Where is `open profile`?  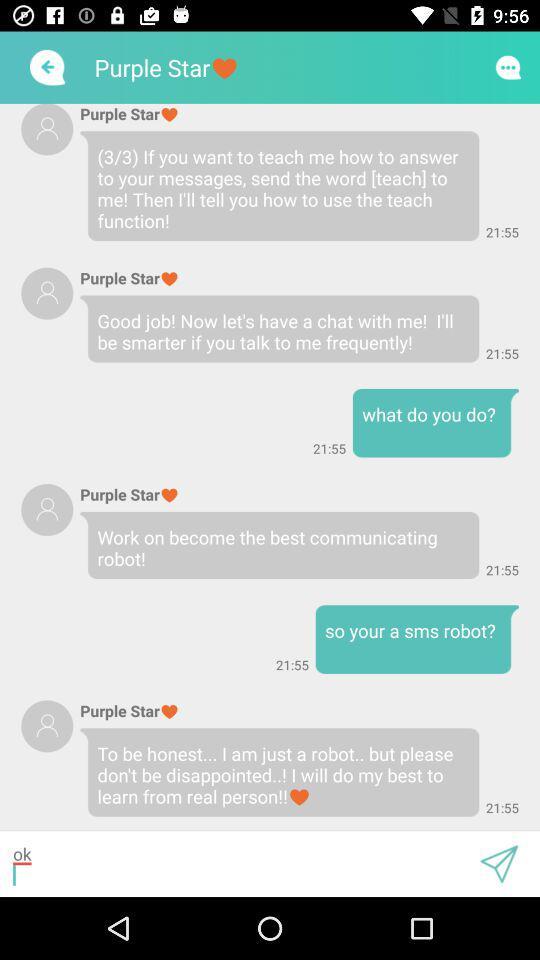
open profile is located at coordinates (47, 508).